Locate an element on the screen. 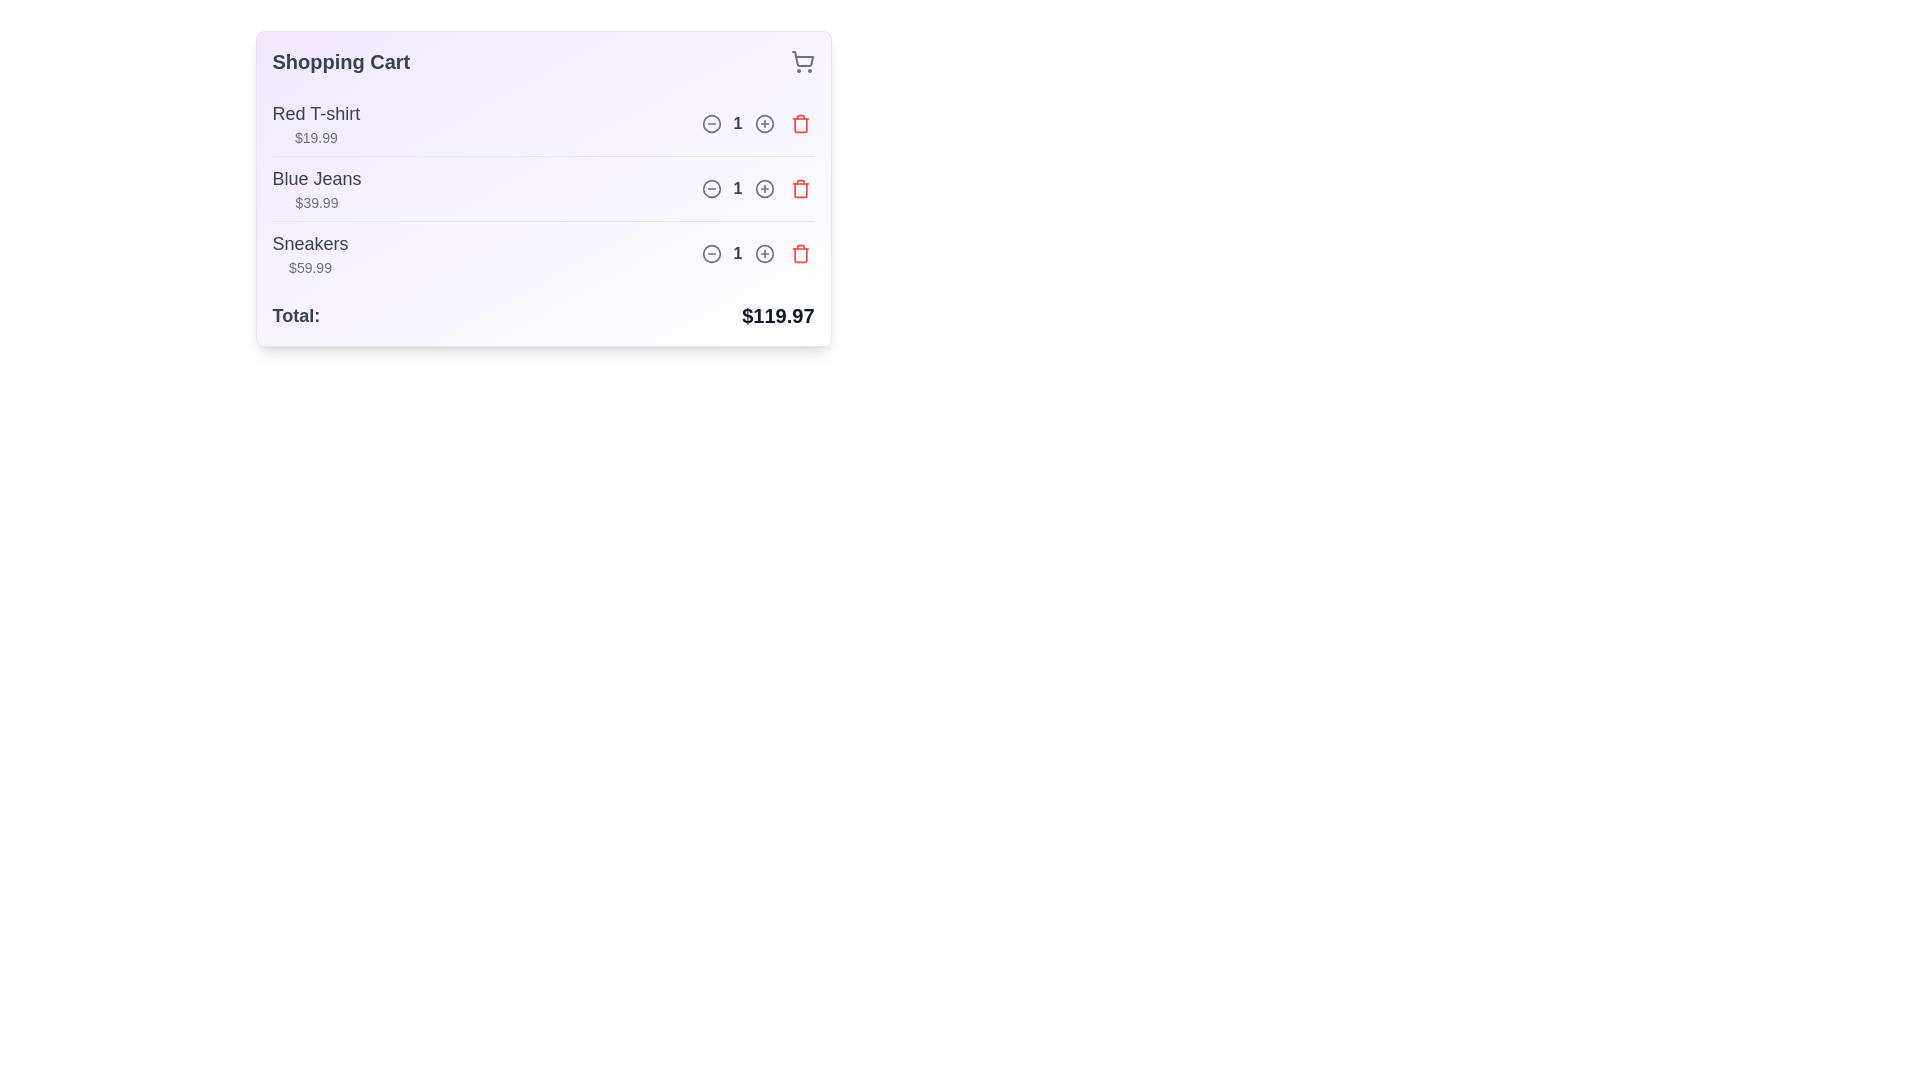  the circular outline button, which is the third icon in the 'Sneakers' row of the shopping cart interface, to increase the item's quantity is located at coordinates (763, 253).